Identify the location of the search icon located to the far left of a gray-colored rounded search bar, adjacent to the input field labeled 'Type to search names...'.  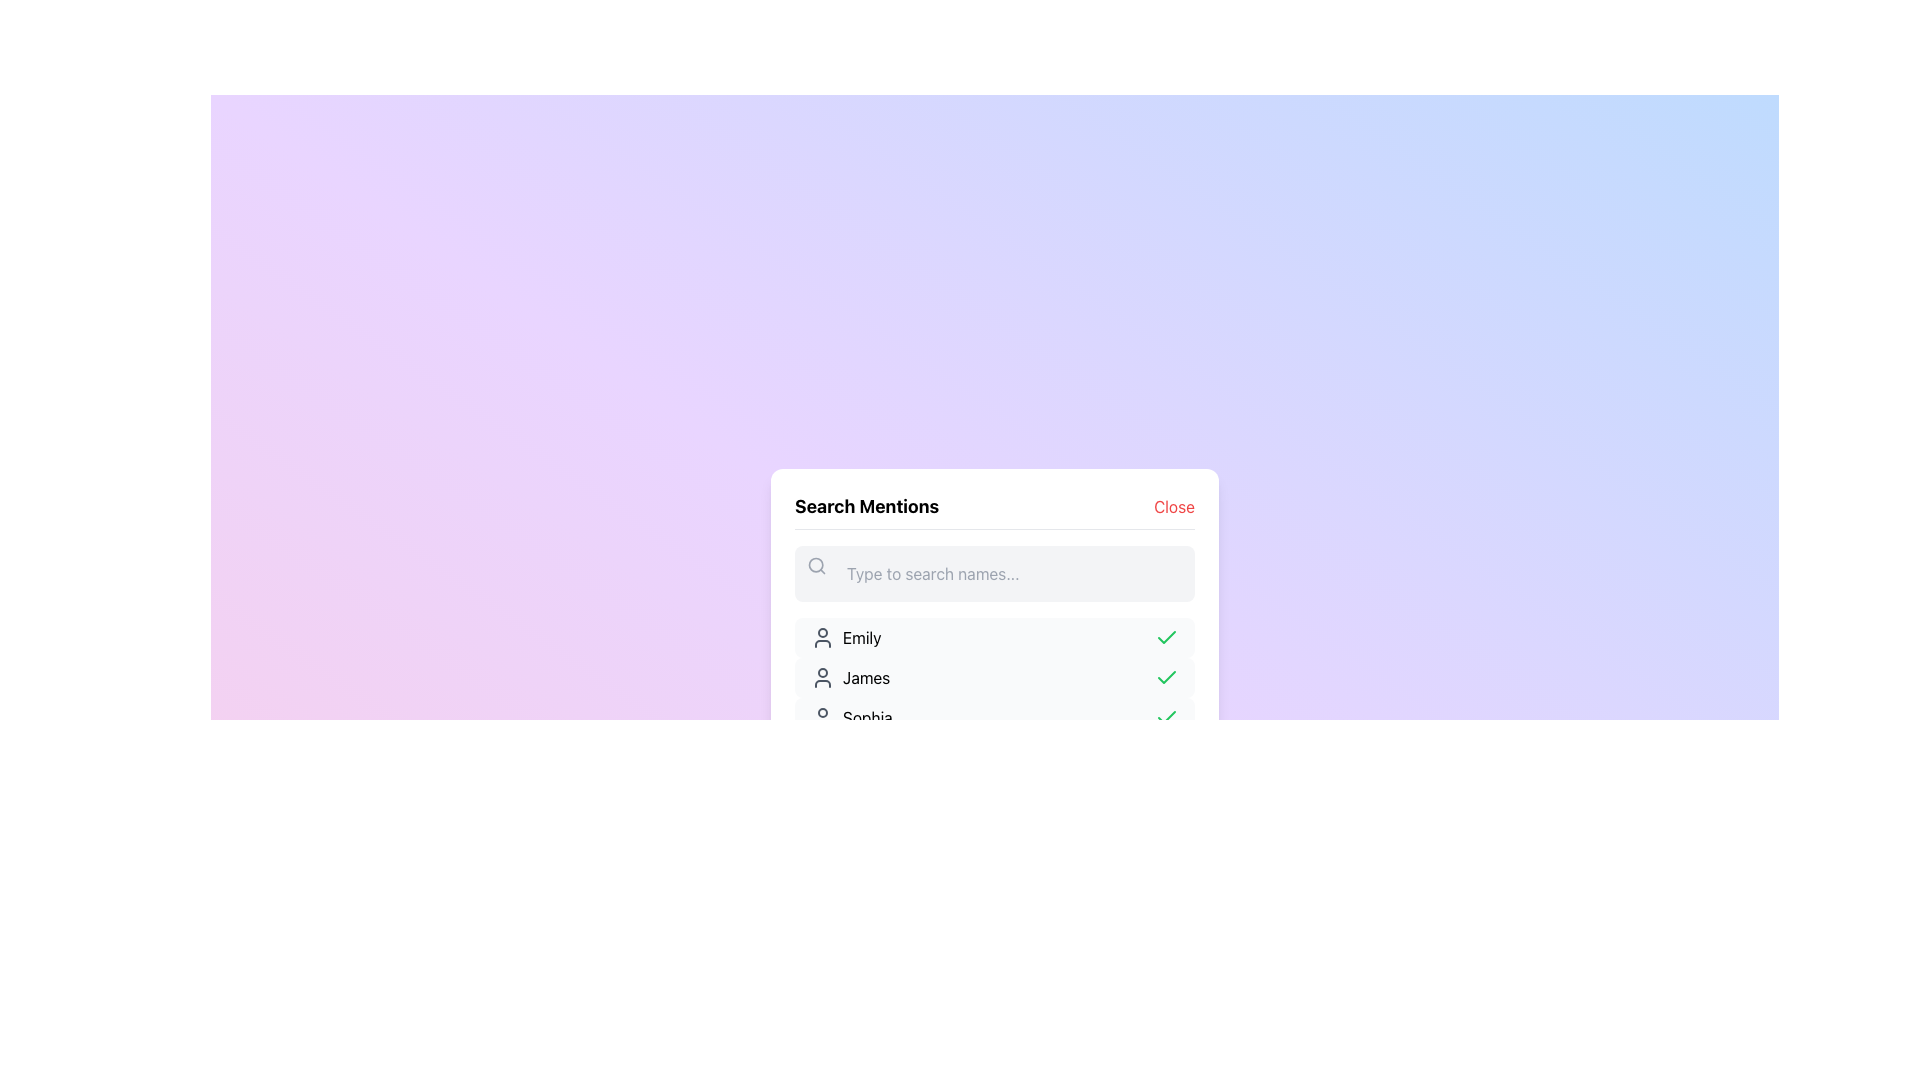
(816, 564).